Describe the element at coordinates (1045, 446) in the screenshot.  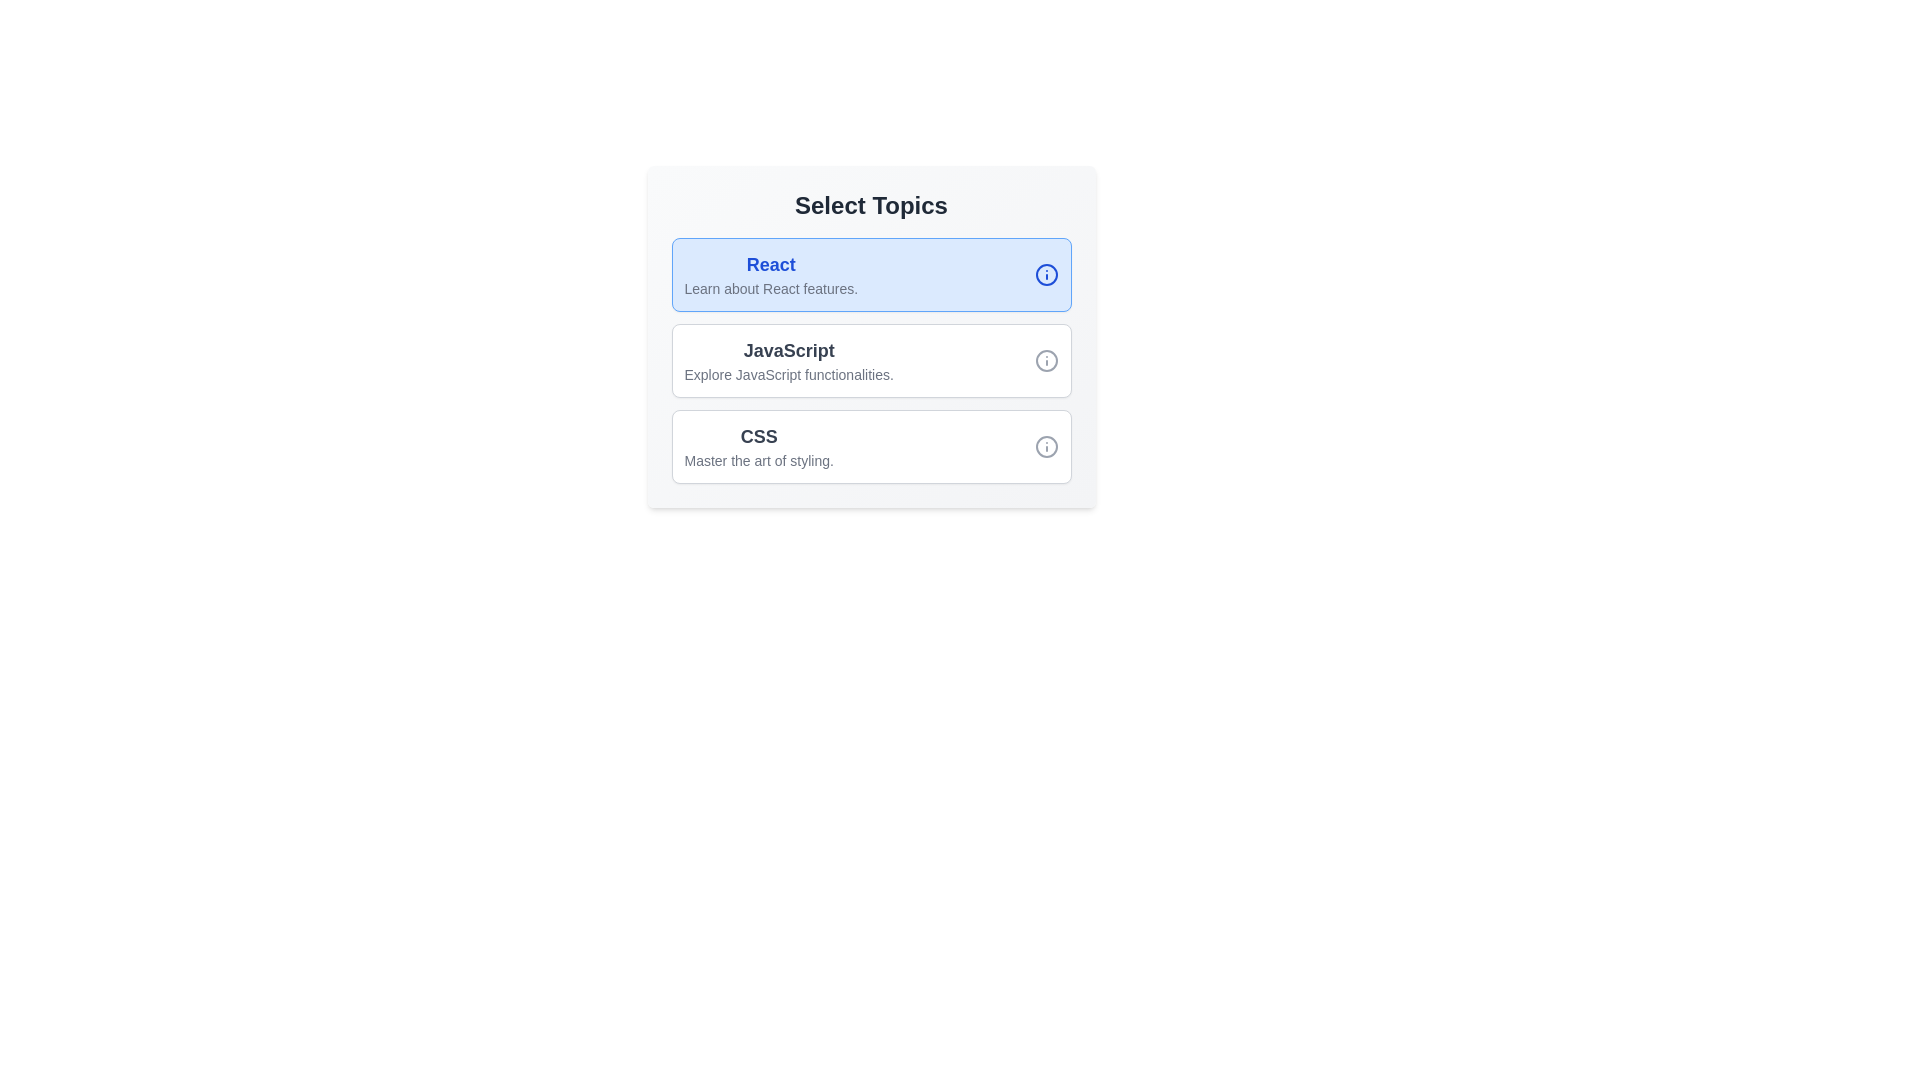
I see `the details icon of the topic CSS` at that location.